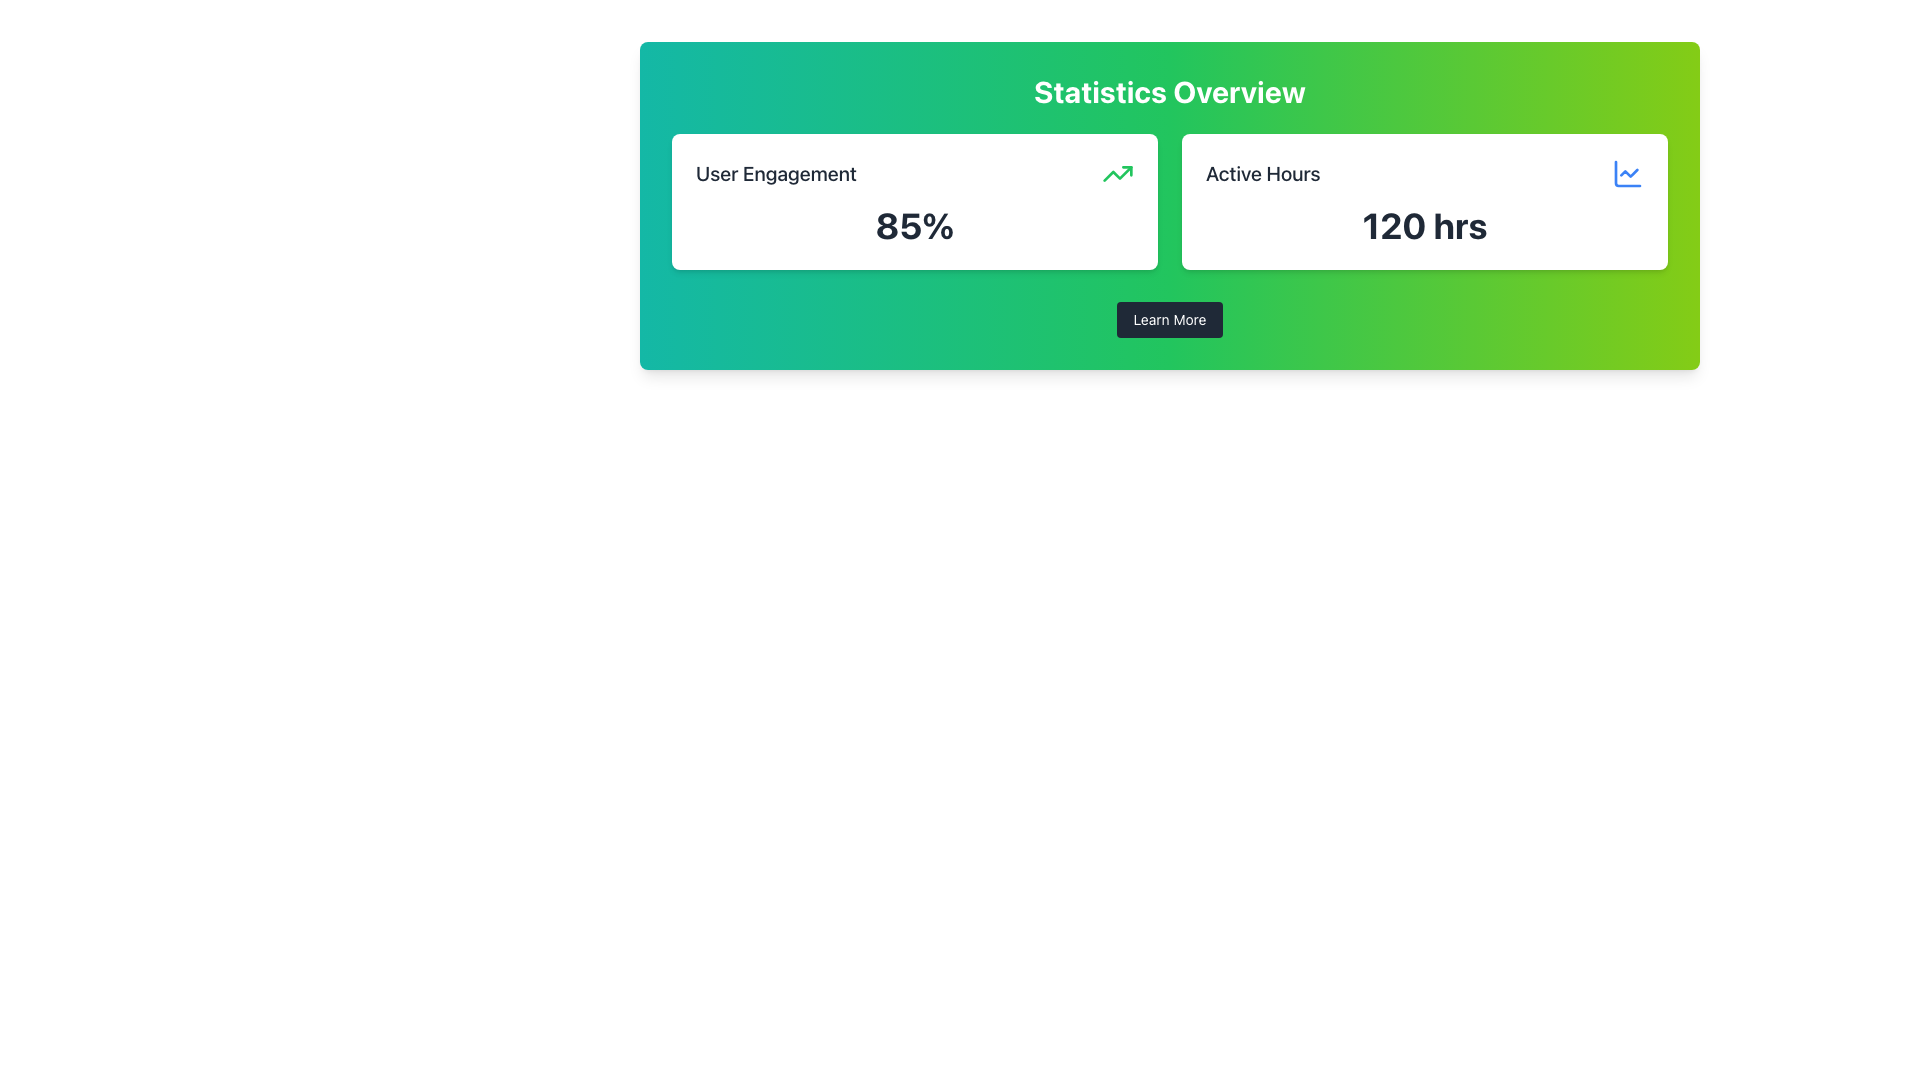  What do you see at coordinates (775, 172) in the screenshot?
I see `the text label that reads 'User Engagement', styled with a medium-sized bold font in dark color, located at the top-left corner of the user statistics card` at bounding box center [775, 172].